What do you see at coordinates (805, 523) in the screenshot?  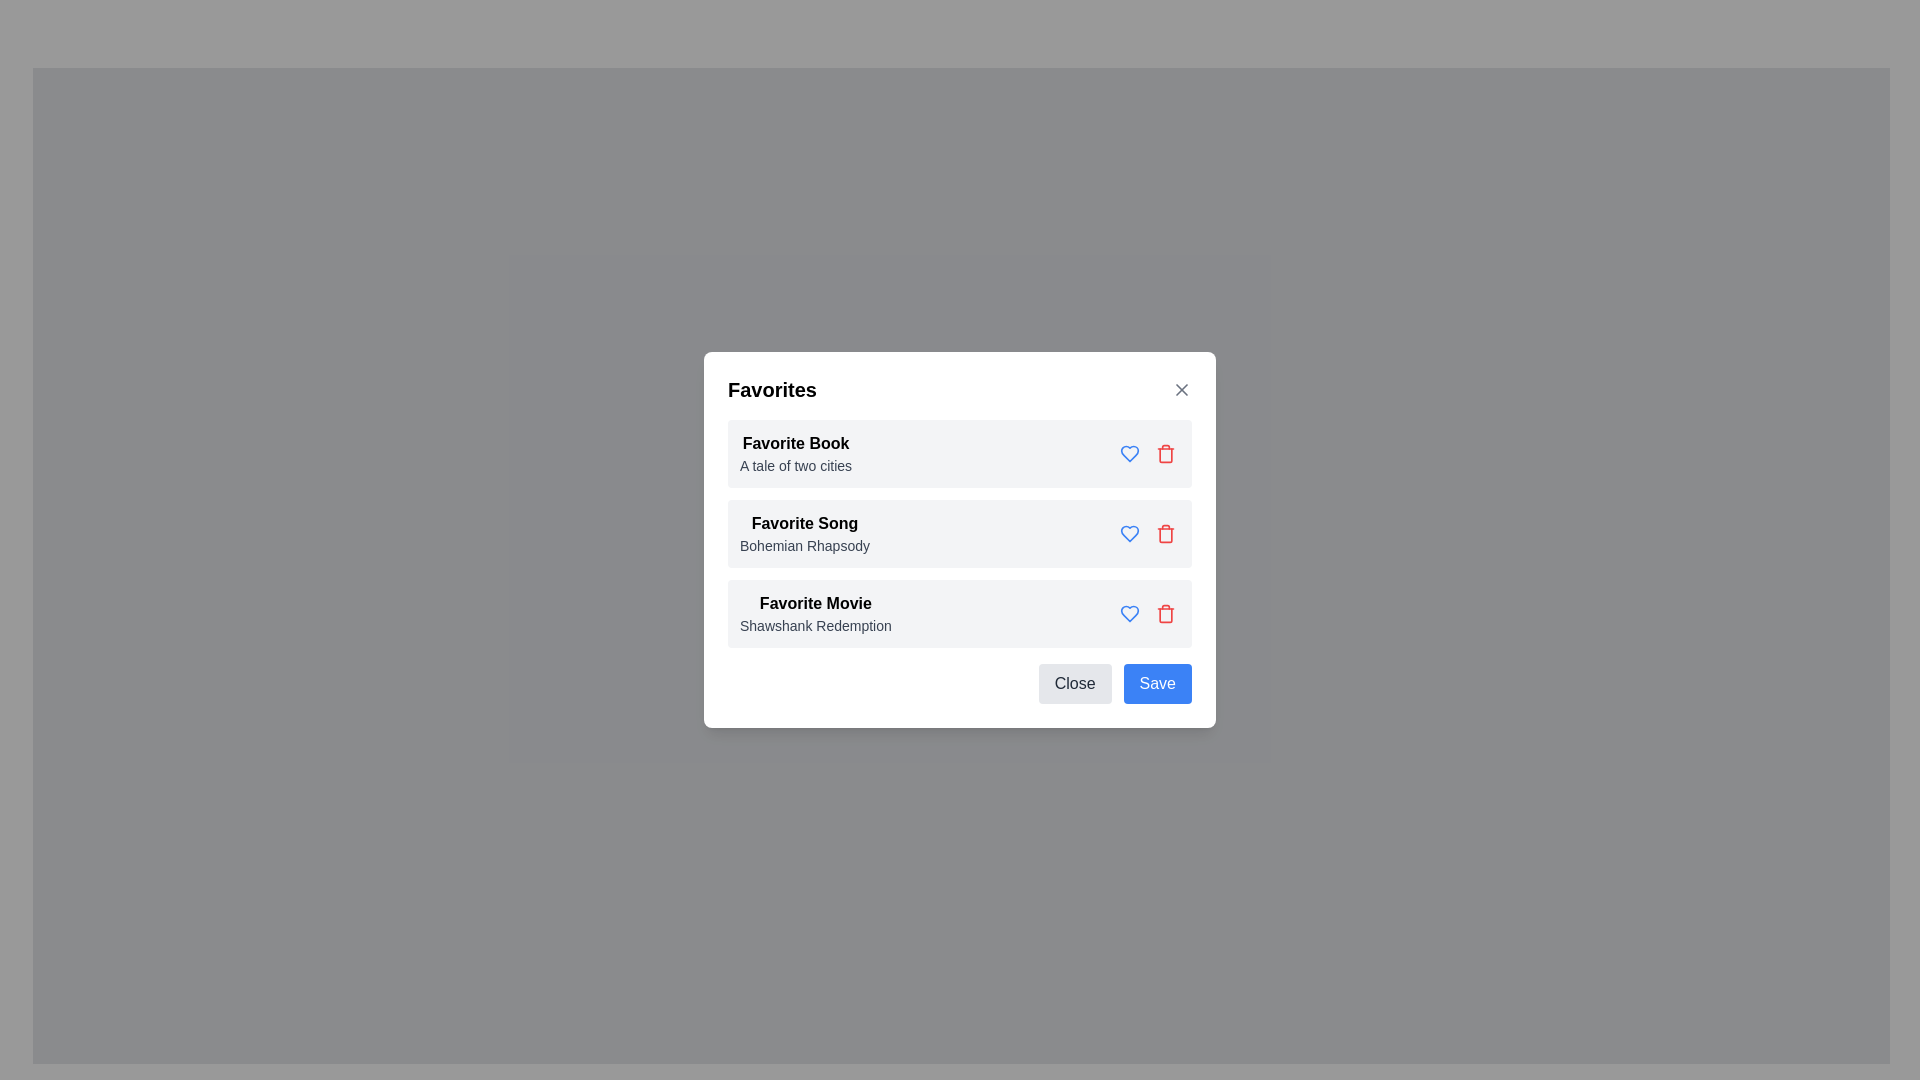 I see `the static text label that describes the song name, located in the second row of the 'Favorites' section dialog, above 'Bohemian Rhapsody'` at bounding box center [805, 523].